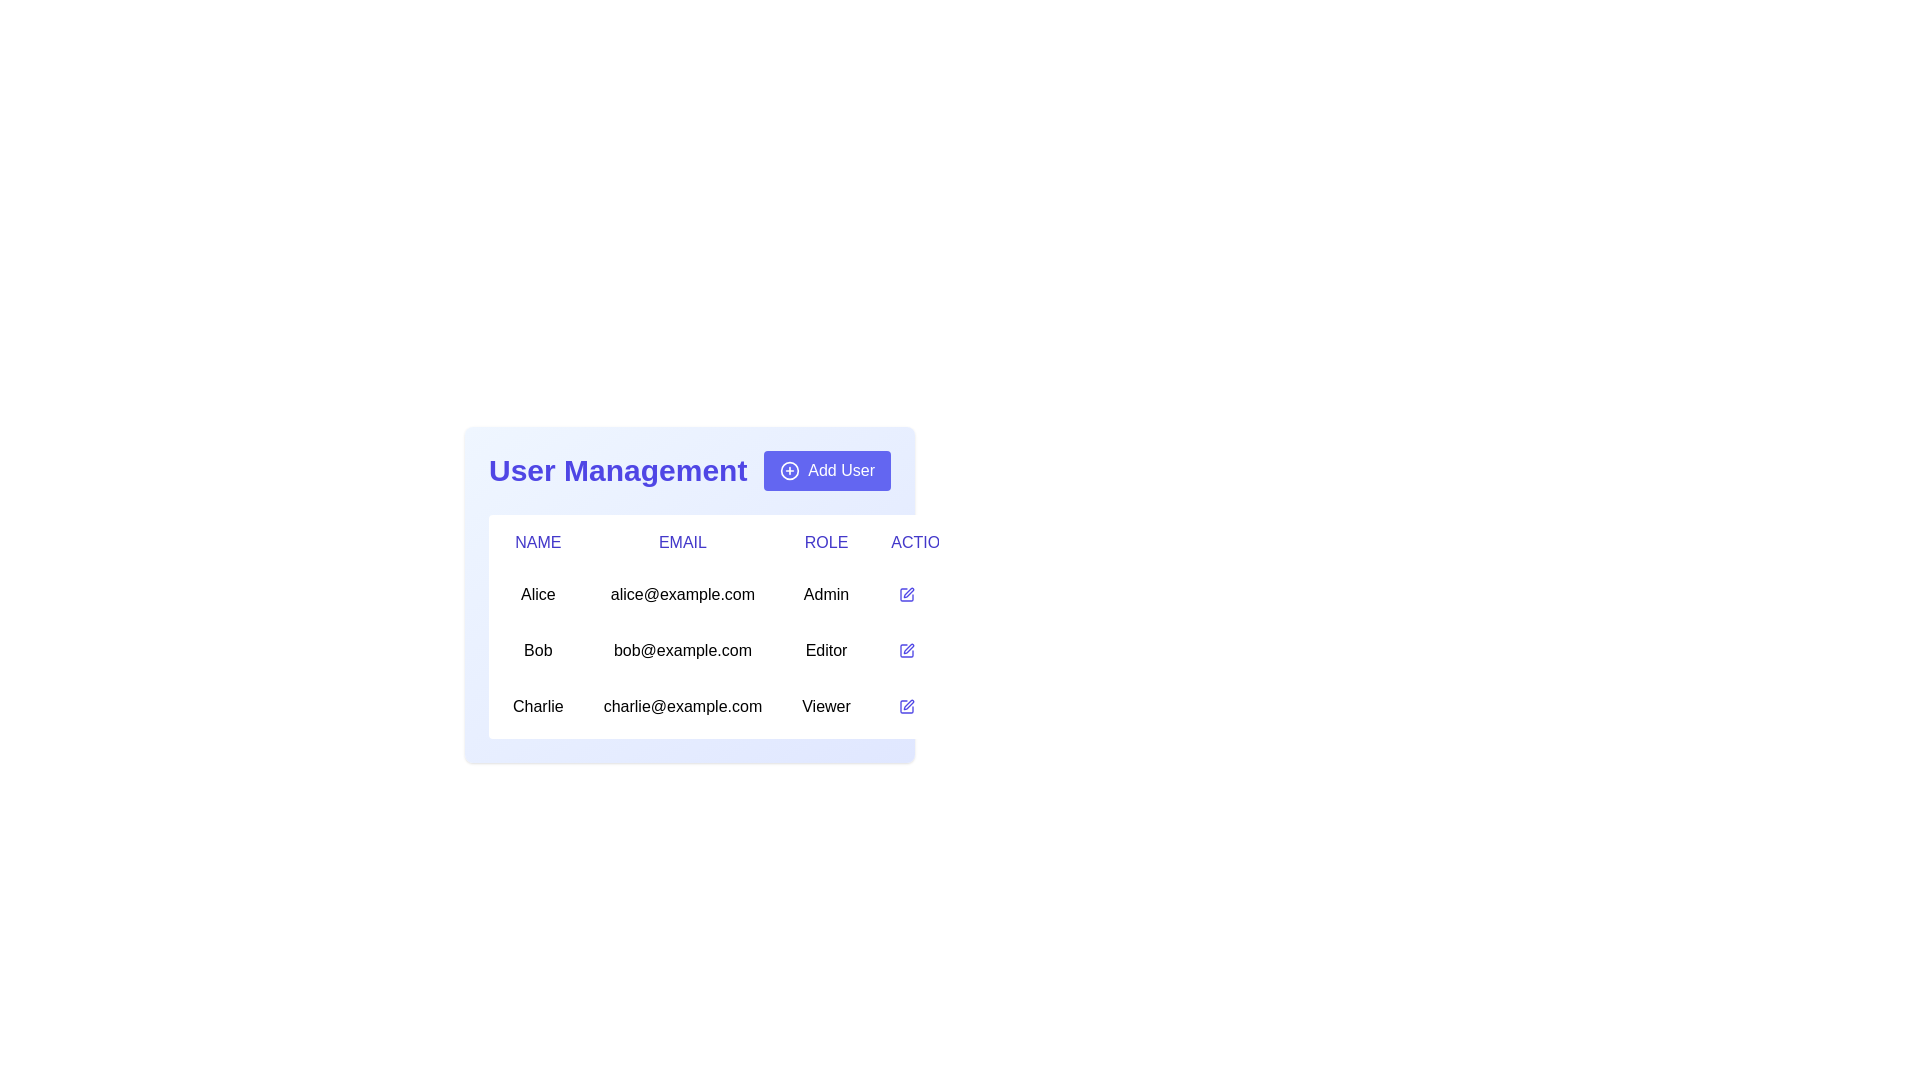  What do you see at coordinates (826, 543) in the screenshot?
I see `the header label for the 'Role' column in the table, which is located in the third column of the header row aligned with 'NAME' and 'EMAIL'` at bounding box center [826, 543].